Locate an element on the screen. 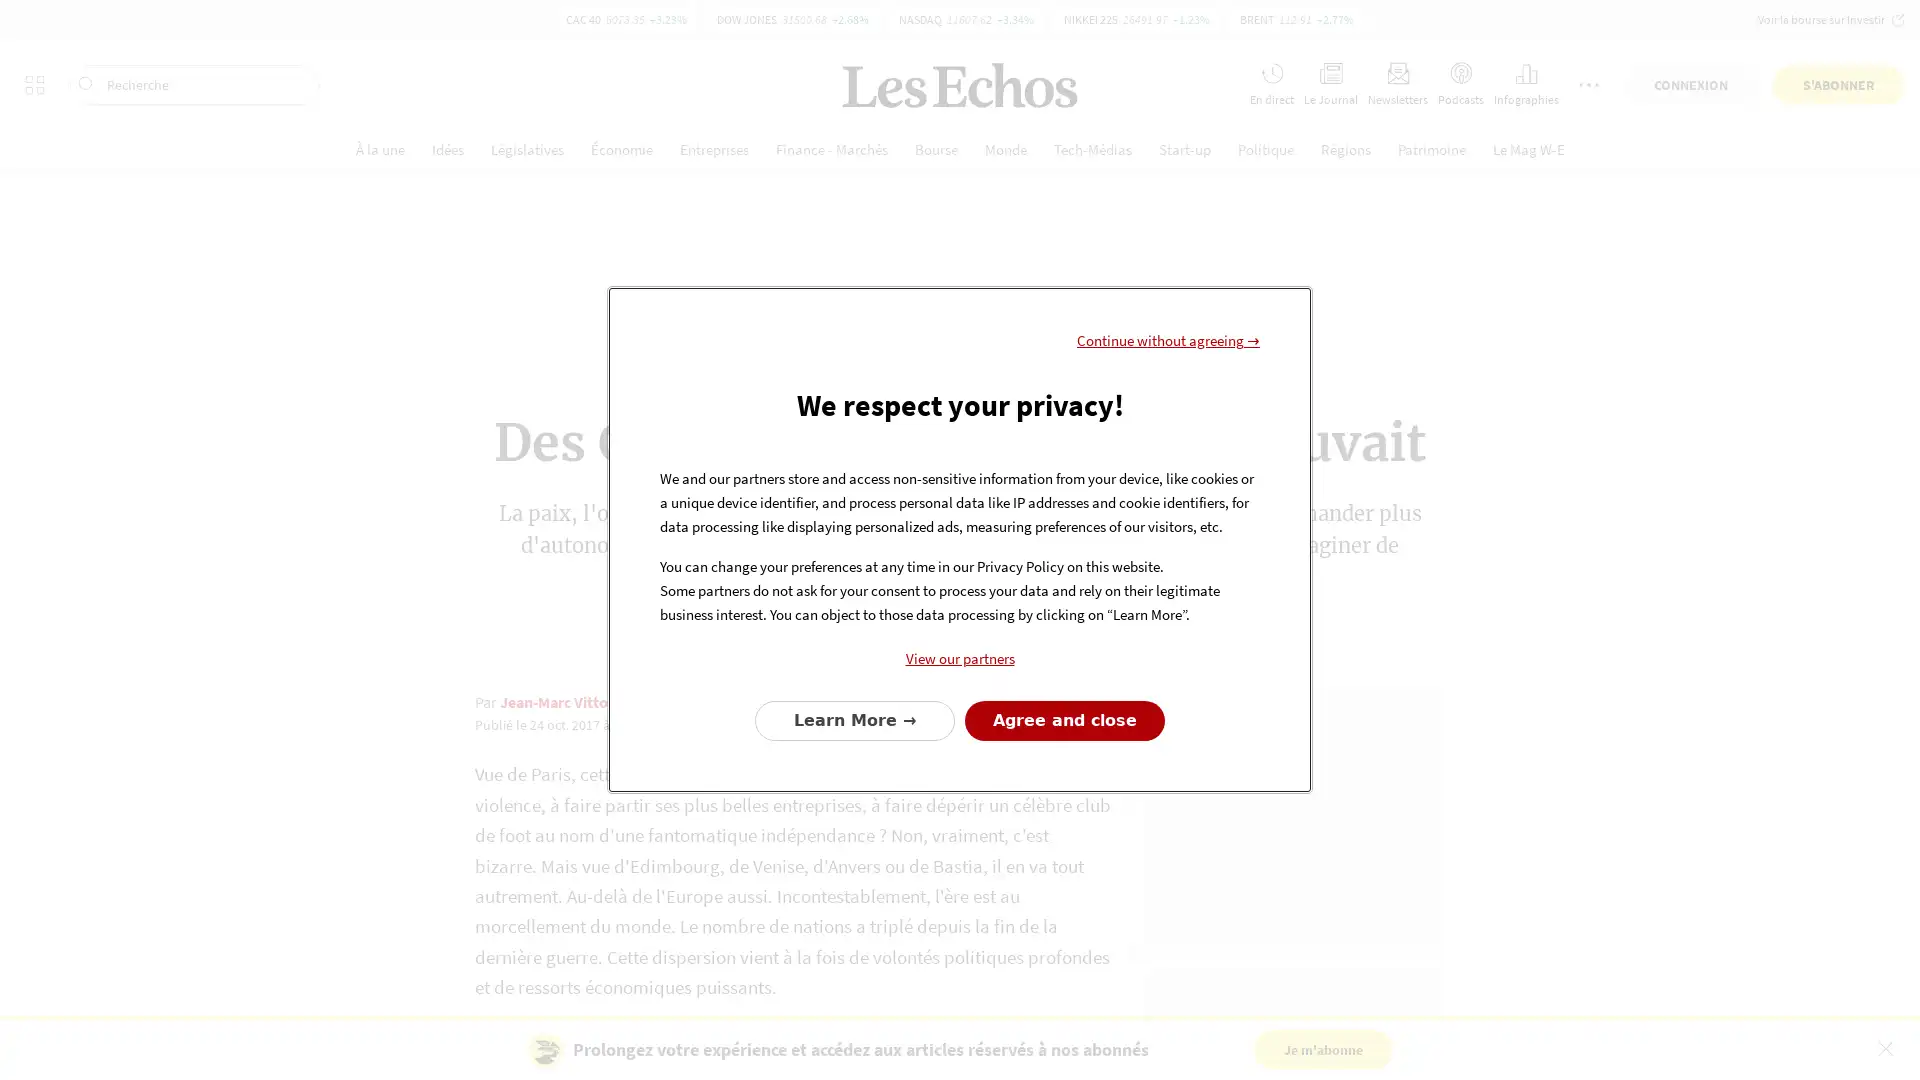 This screenshot has width=1920, height=1080. Tous les sites is located at coordinates (34, 27).